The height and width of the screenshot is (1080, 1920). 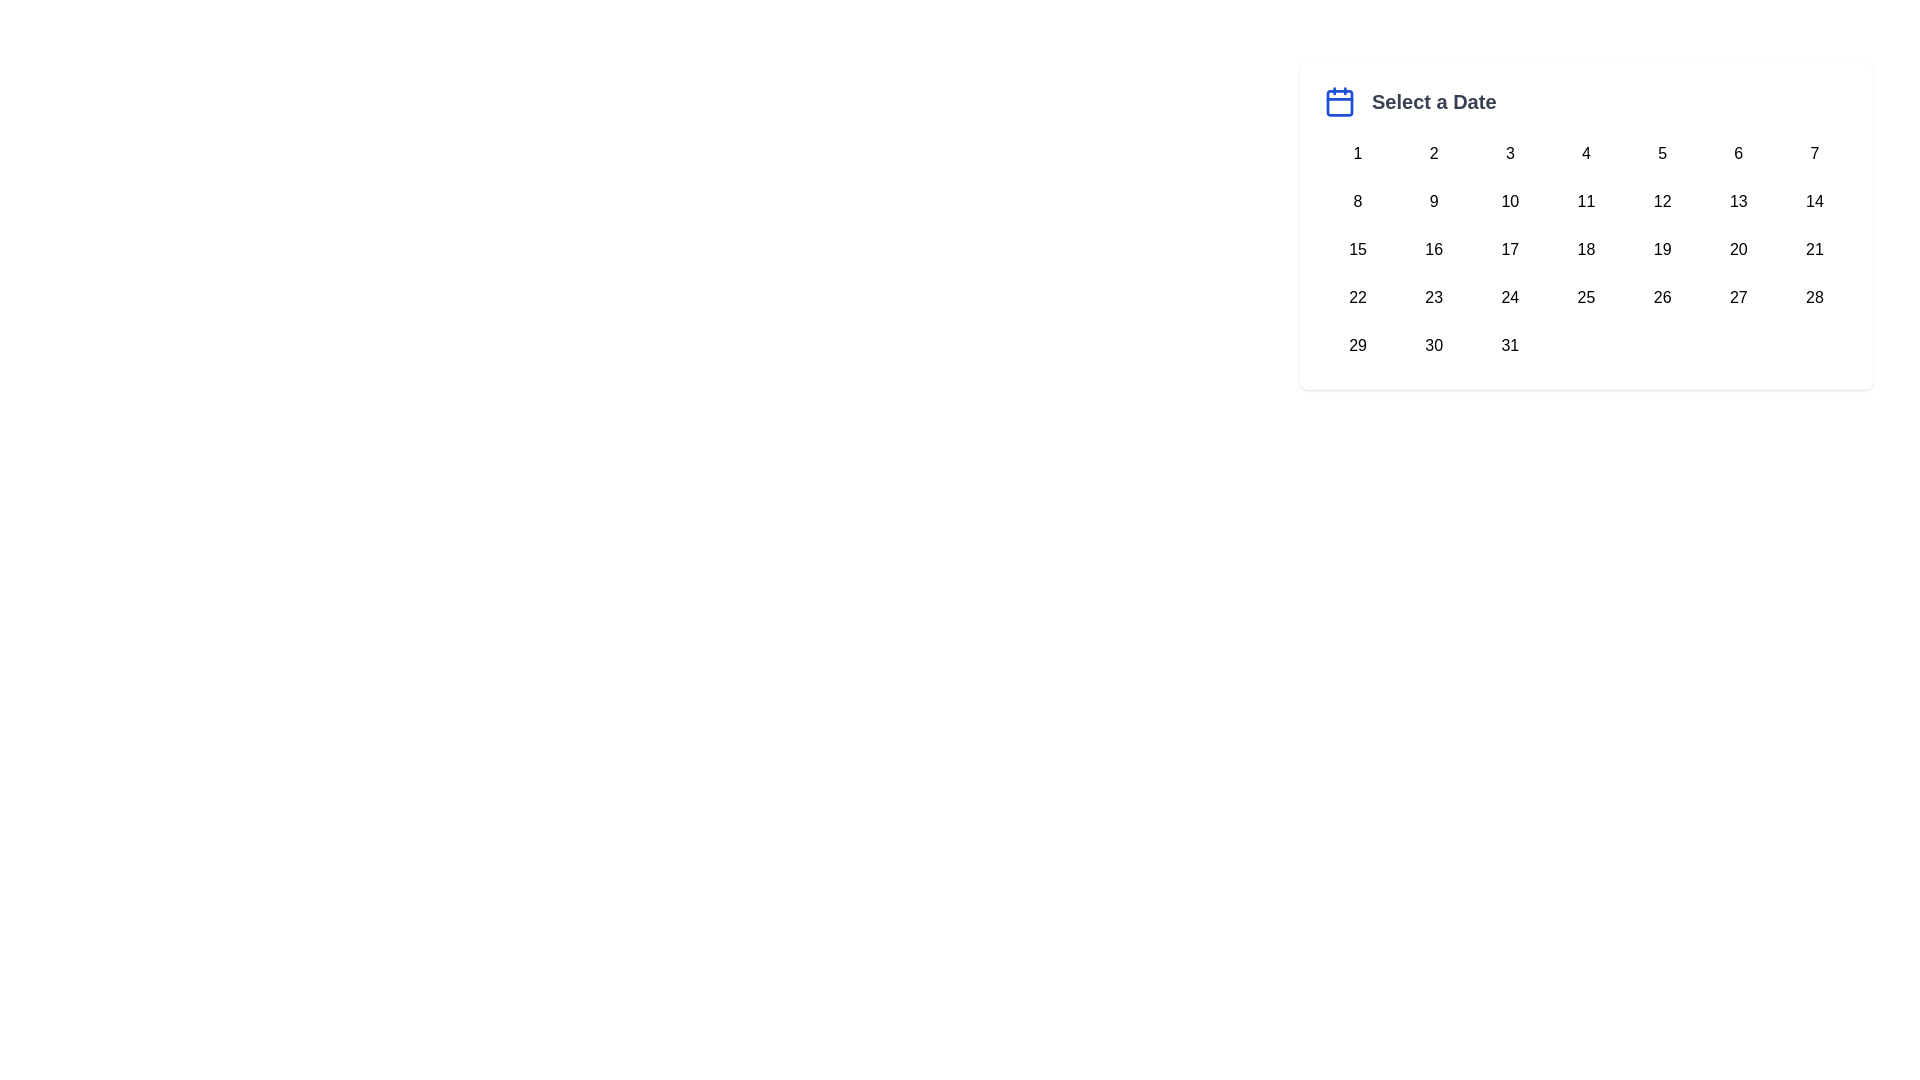 I want to click on the button labeled '14', so click(x=1814, y=201).